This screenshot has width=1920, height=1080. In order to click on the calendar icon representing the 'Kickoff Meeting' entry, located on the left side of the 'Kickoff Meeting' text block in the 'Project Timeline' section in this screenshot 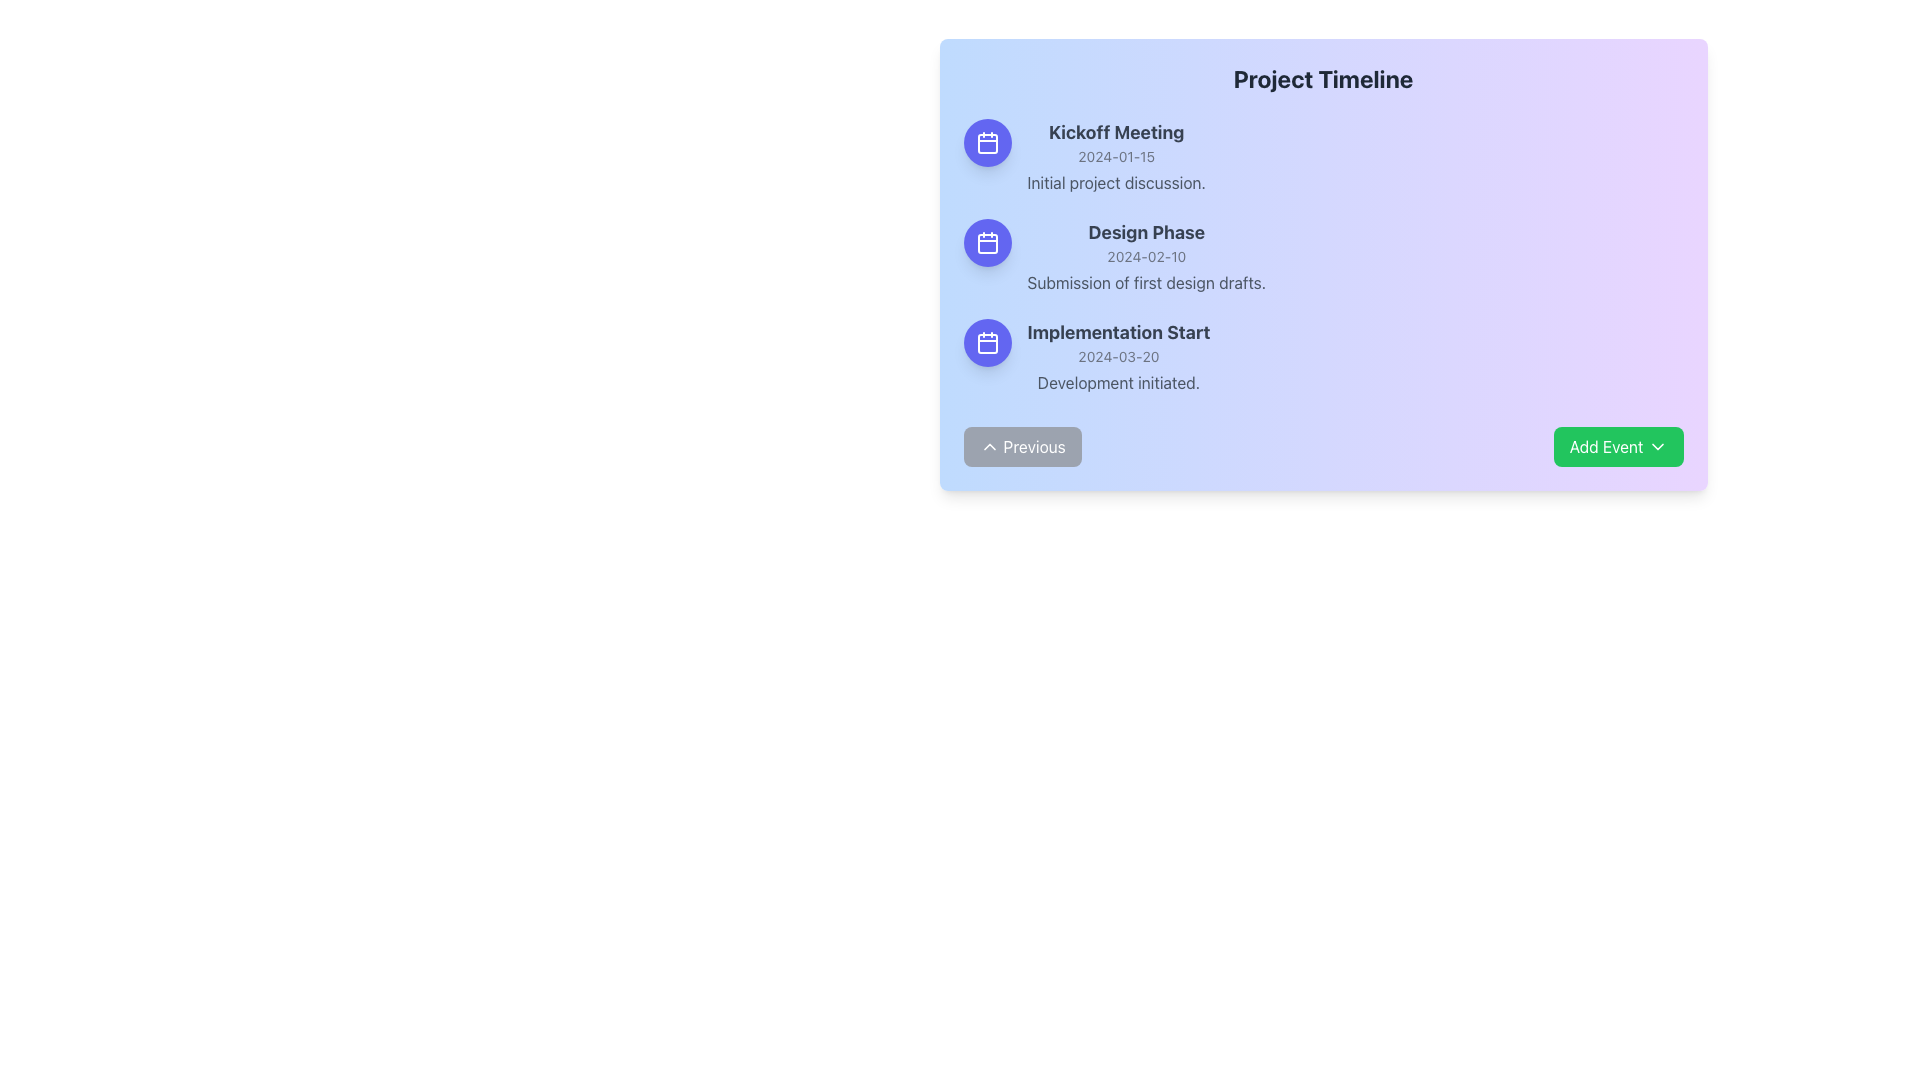, I will do `click(987, 141)`.